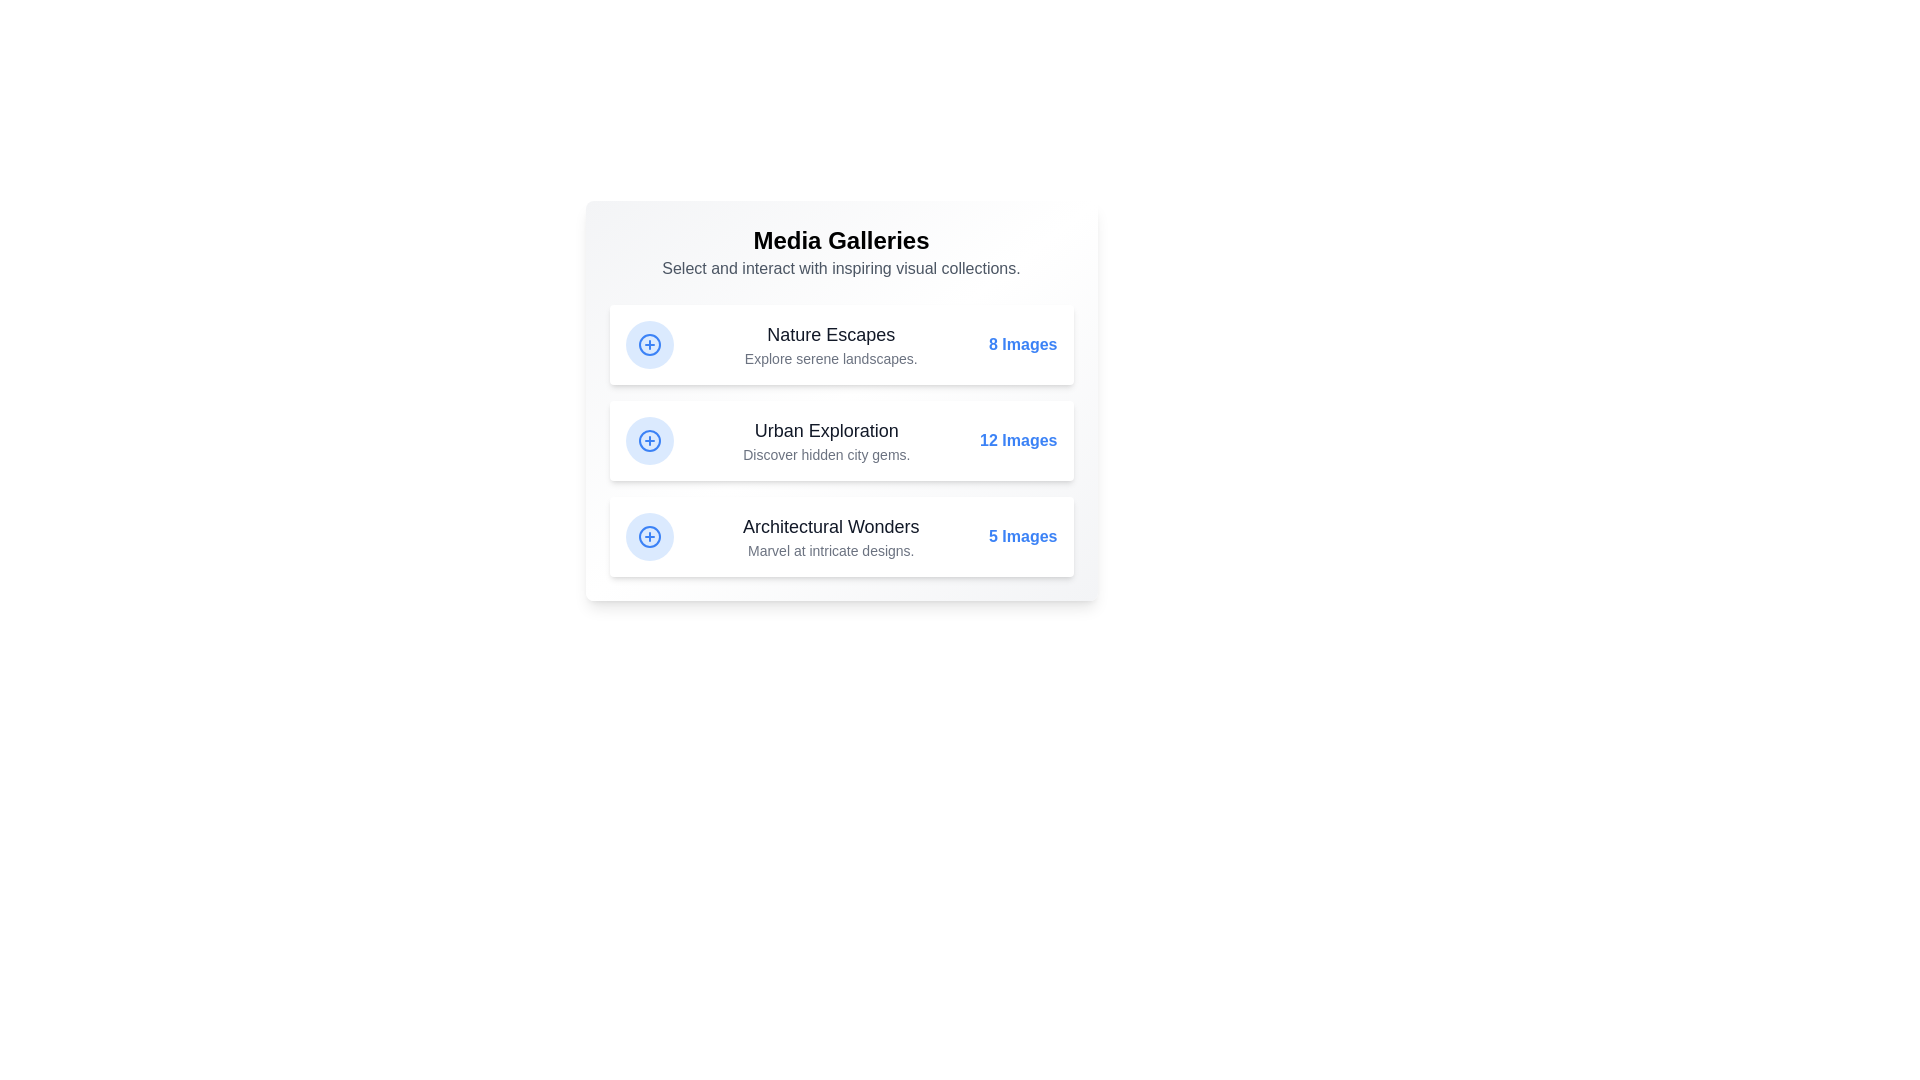 This screenshot has width=1920, height=1080. Describe the element at coordinates (649, 535) in the screenshot. I see `plus icon for Architectural Wonders gallery details` at that location.